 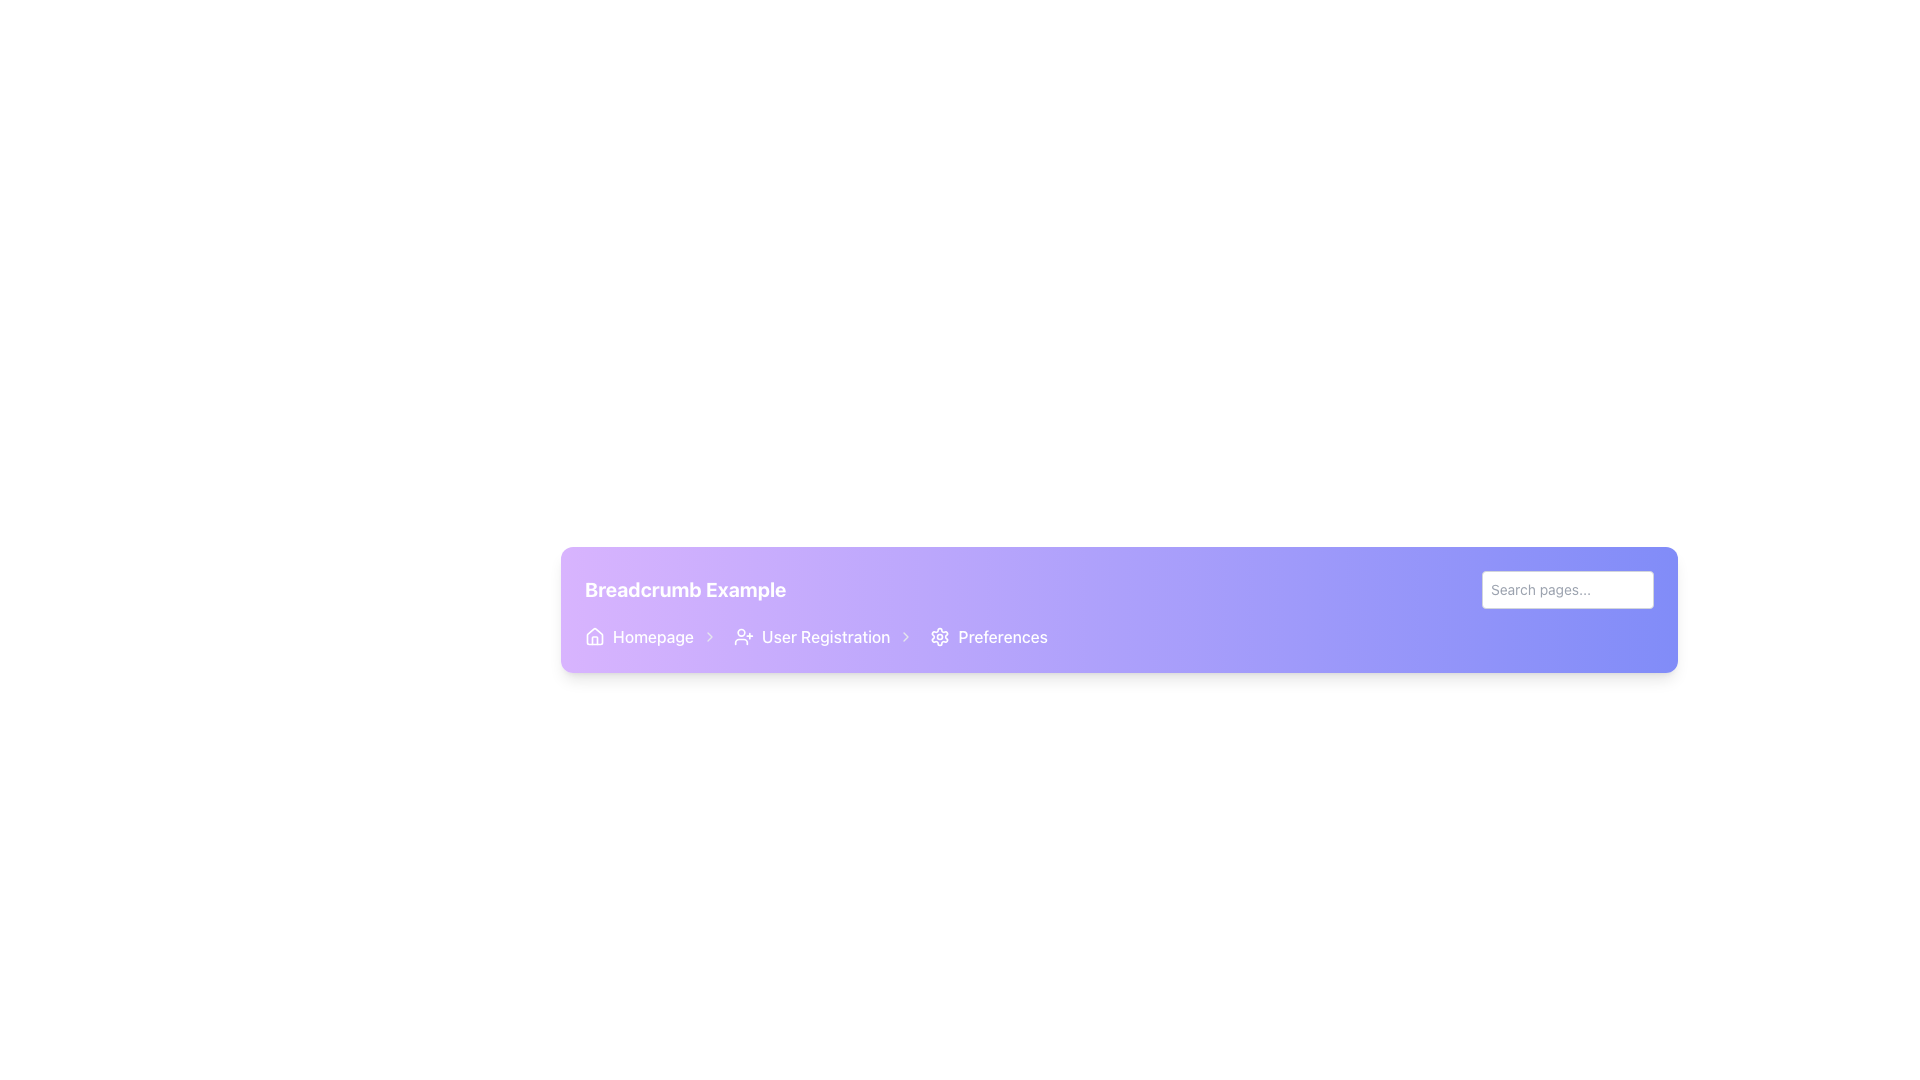 I want to click on the 'Preferences' text link, which is styled in white and located on the far right side of a navigation breadcrumb on a purple background, so click(x=1003, y=636).